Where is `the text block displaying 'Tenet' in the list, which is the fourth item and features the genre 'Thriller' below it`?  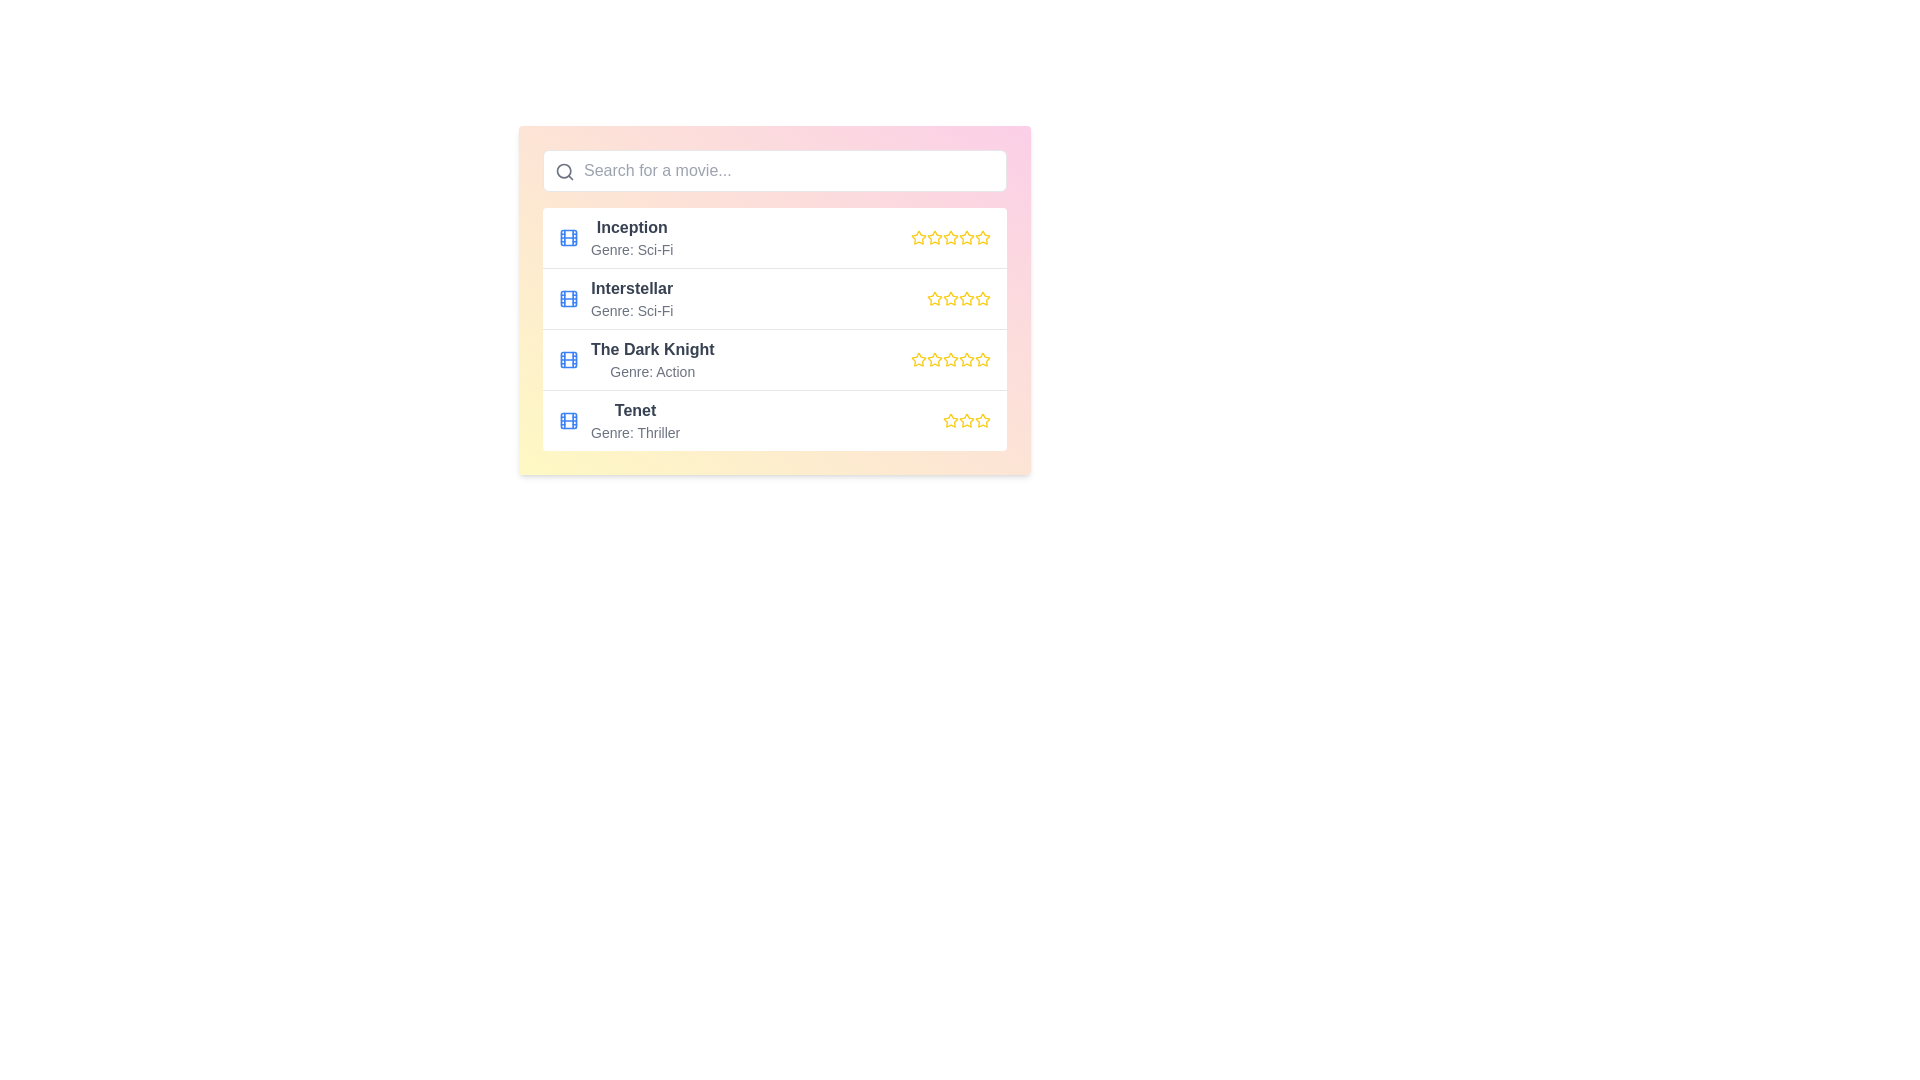
the text block displaying 'Tenet' in the list, which is the fourth item and features the genre 'Thriller' below it is located at coordinates (634, 419).